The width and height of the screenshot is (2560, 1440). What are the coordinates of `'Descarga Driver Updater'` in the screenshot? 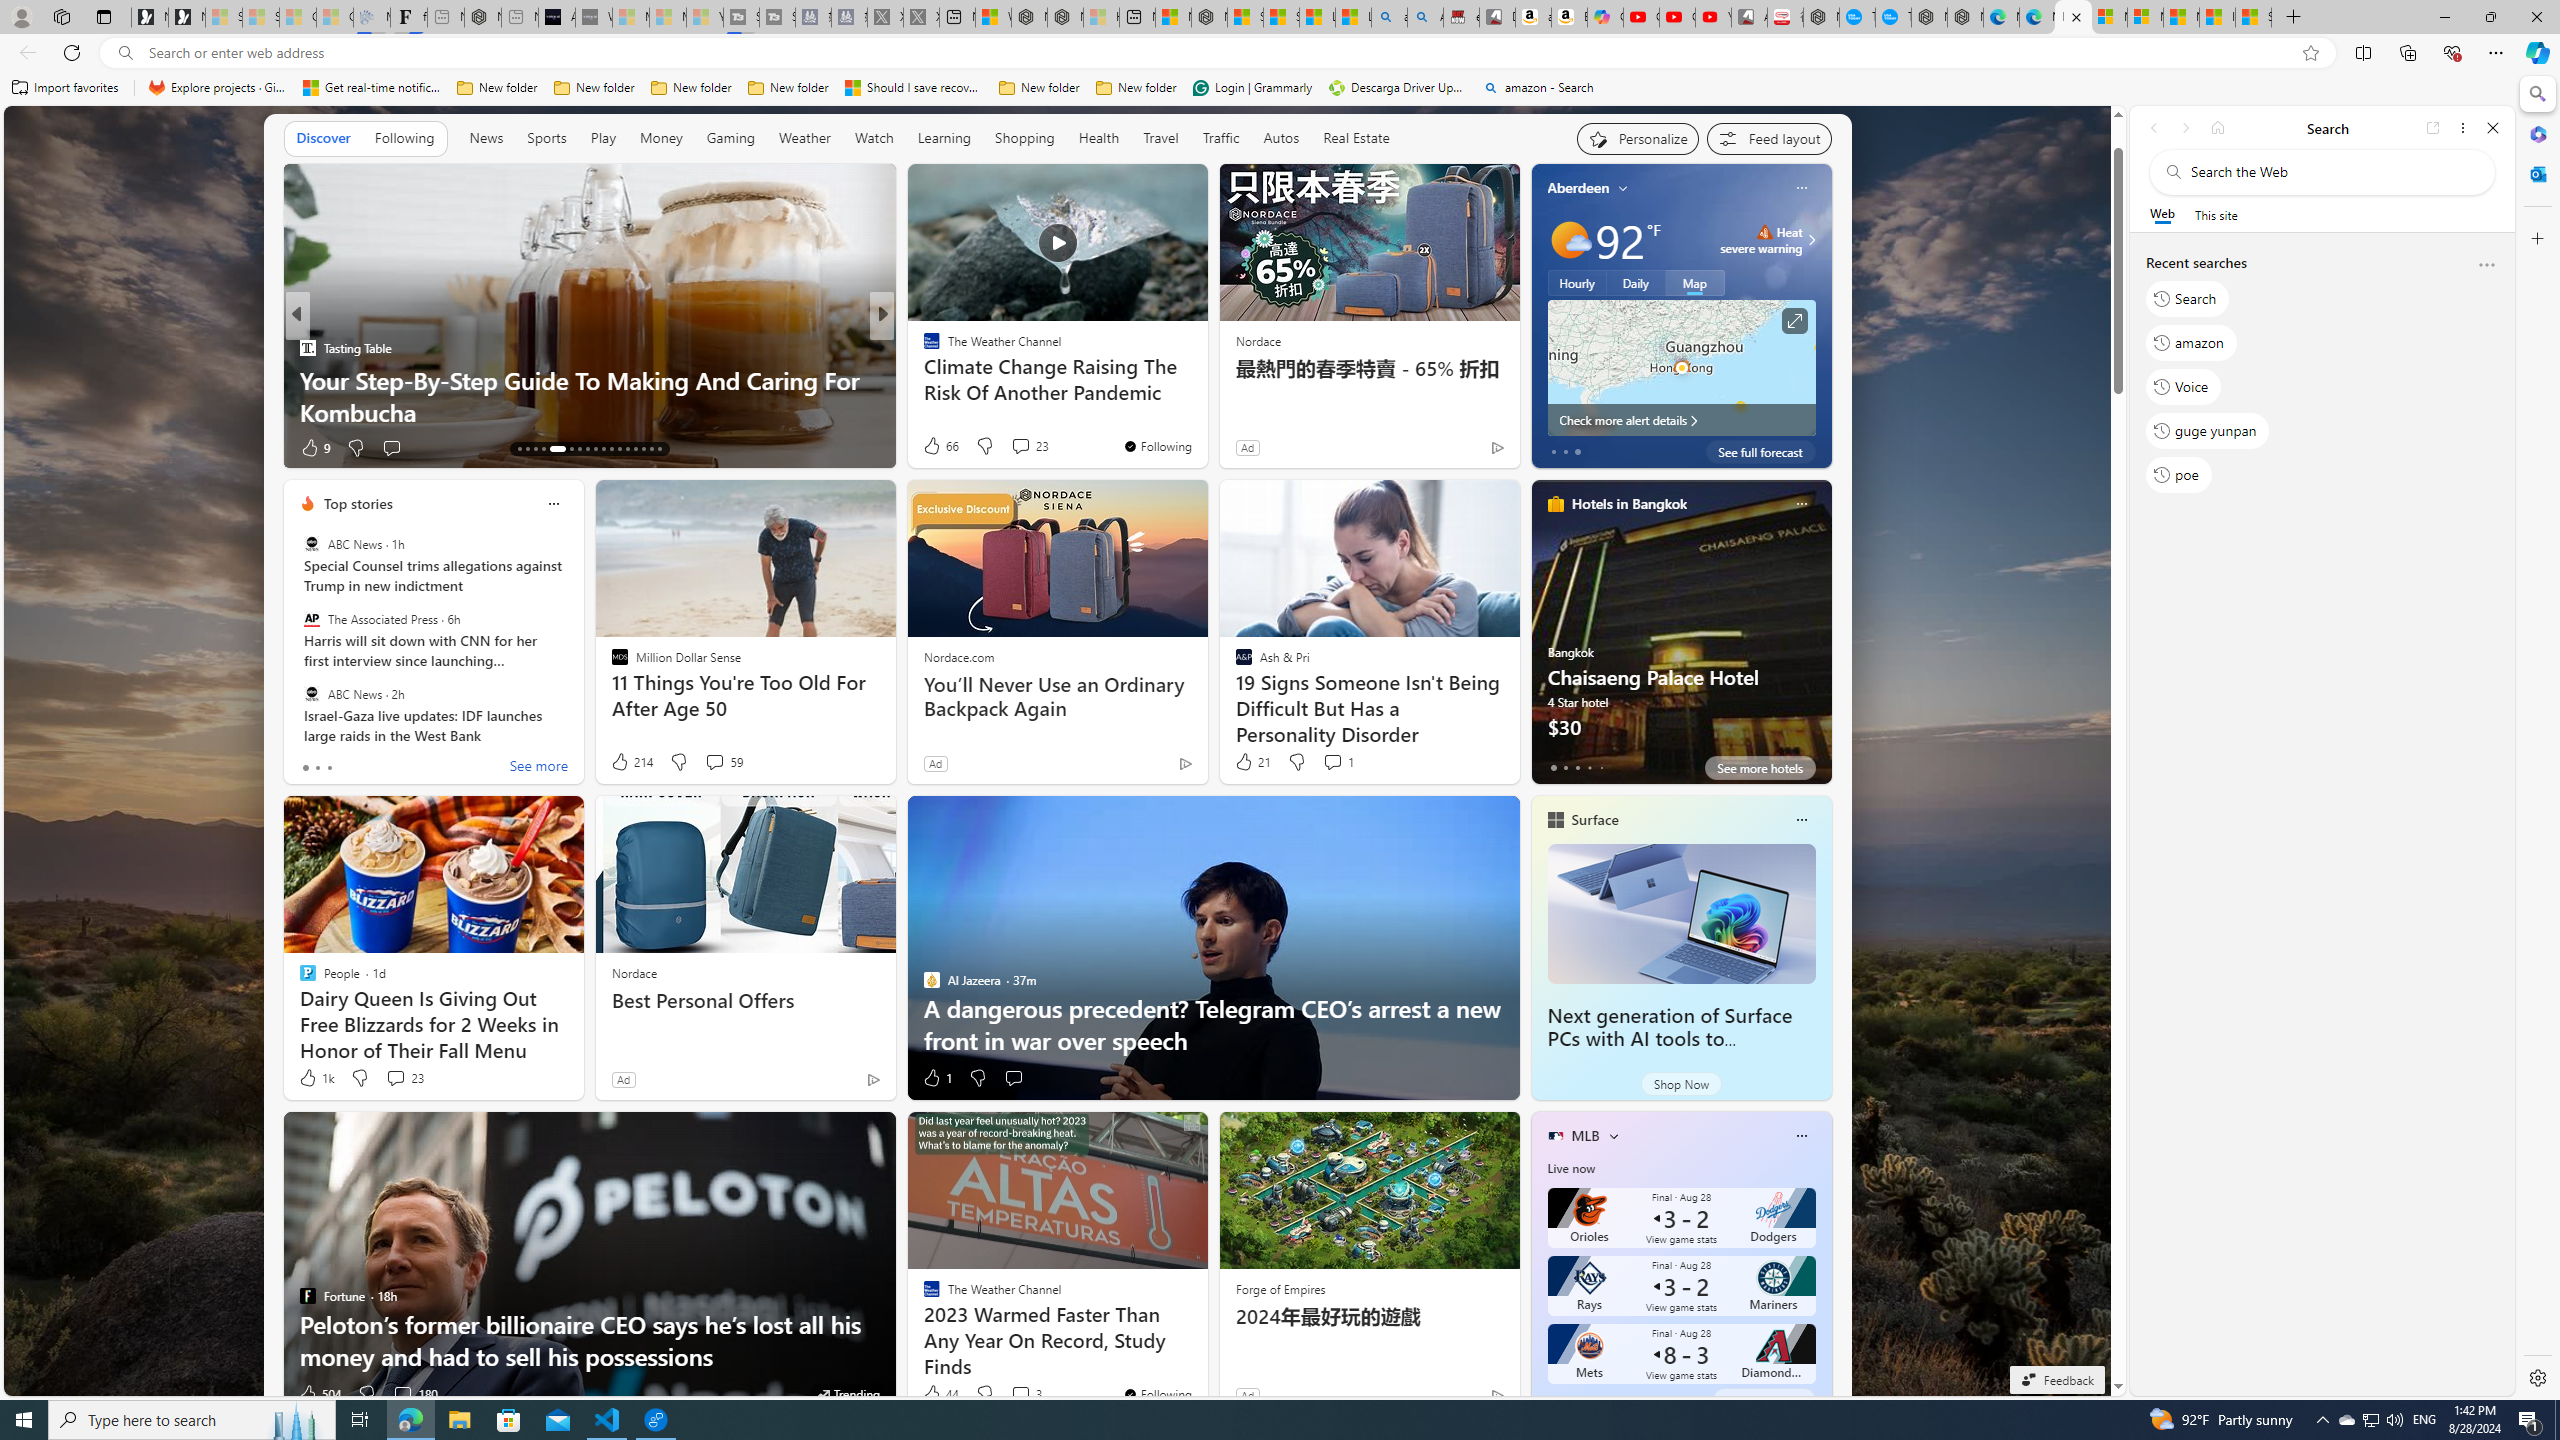 It's located at (1397, 87).